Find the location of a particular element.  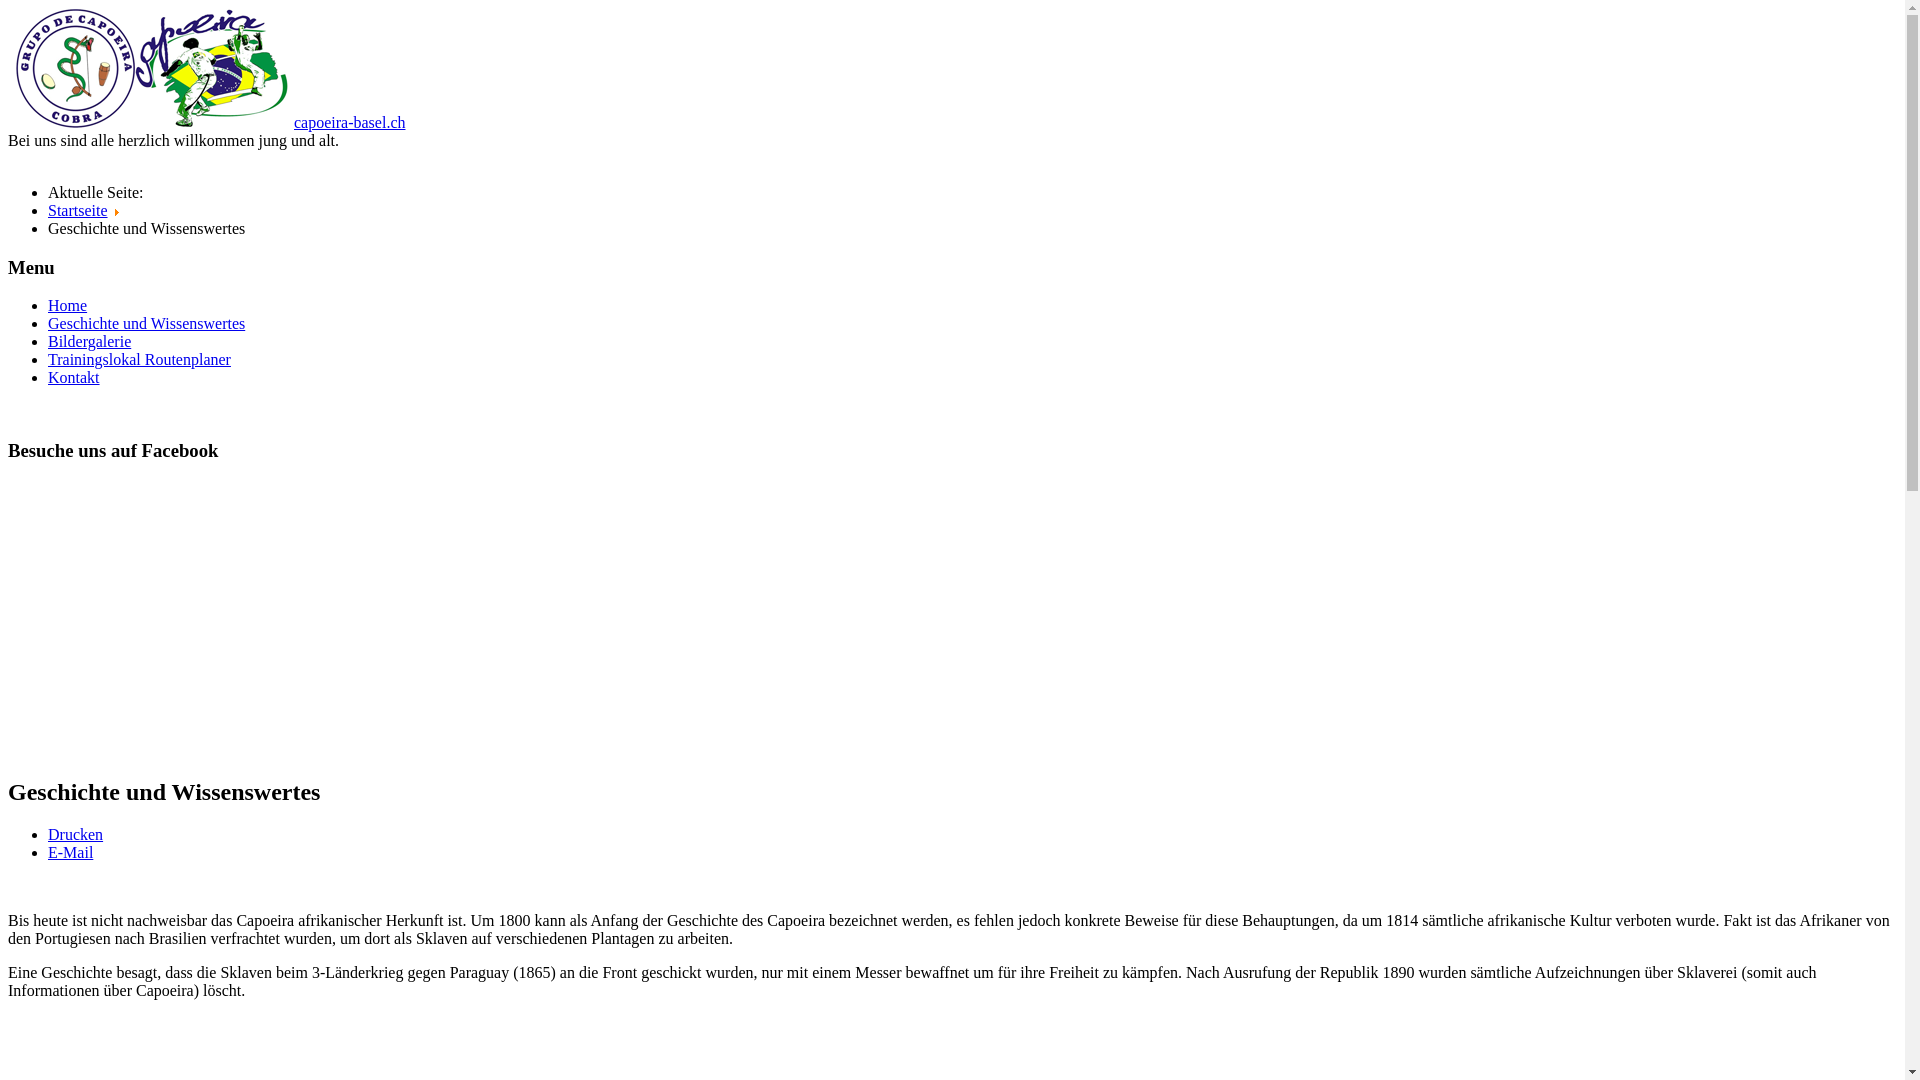

'Kontakt' is located at coordinates (73, 377).